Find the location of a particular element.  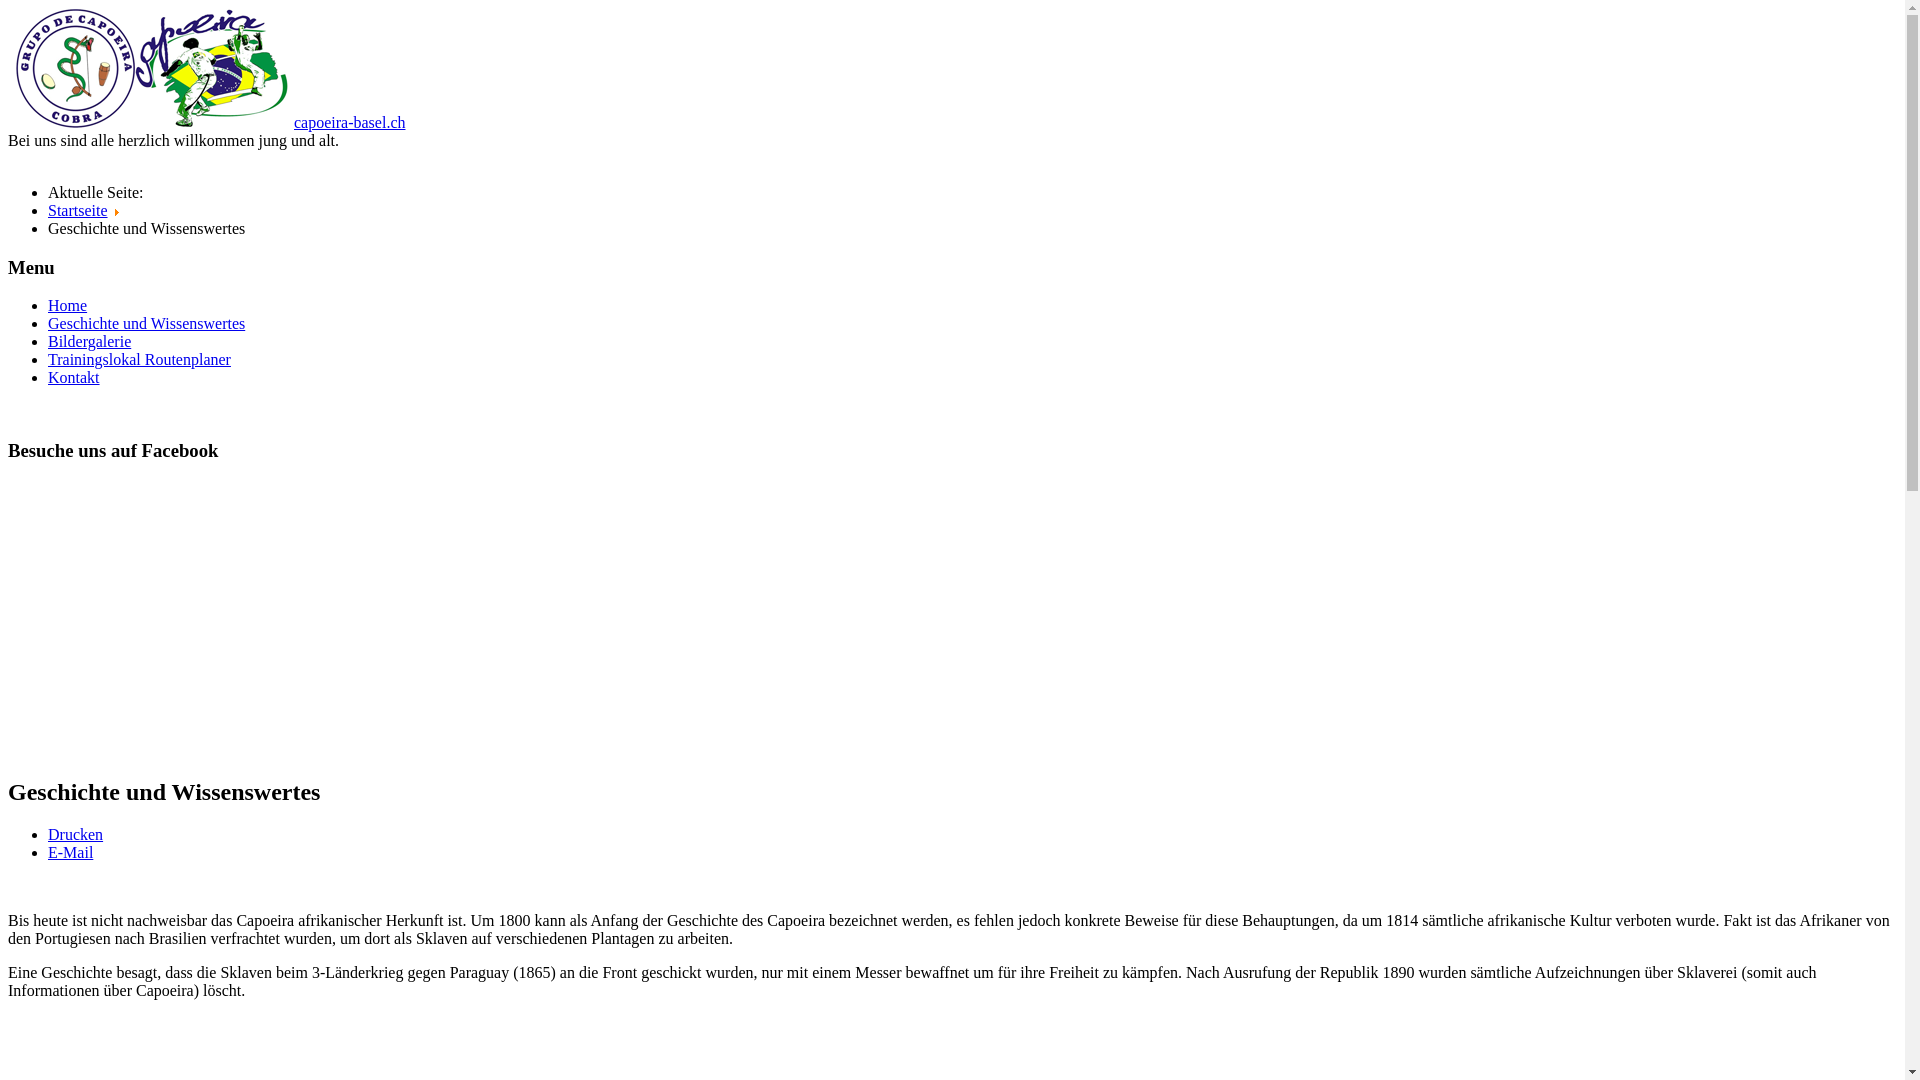

'Kontakt' is located at coordinates (73, 377).